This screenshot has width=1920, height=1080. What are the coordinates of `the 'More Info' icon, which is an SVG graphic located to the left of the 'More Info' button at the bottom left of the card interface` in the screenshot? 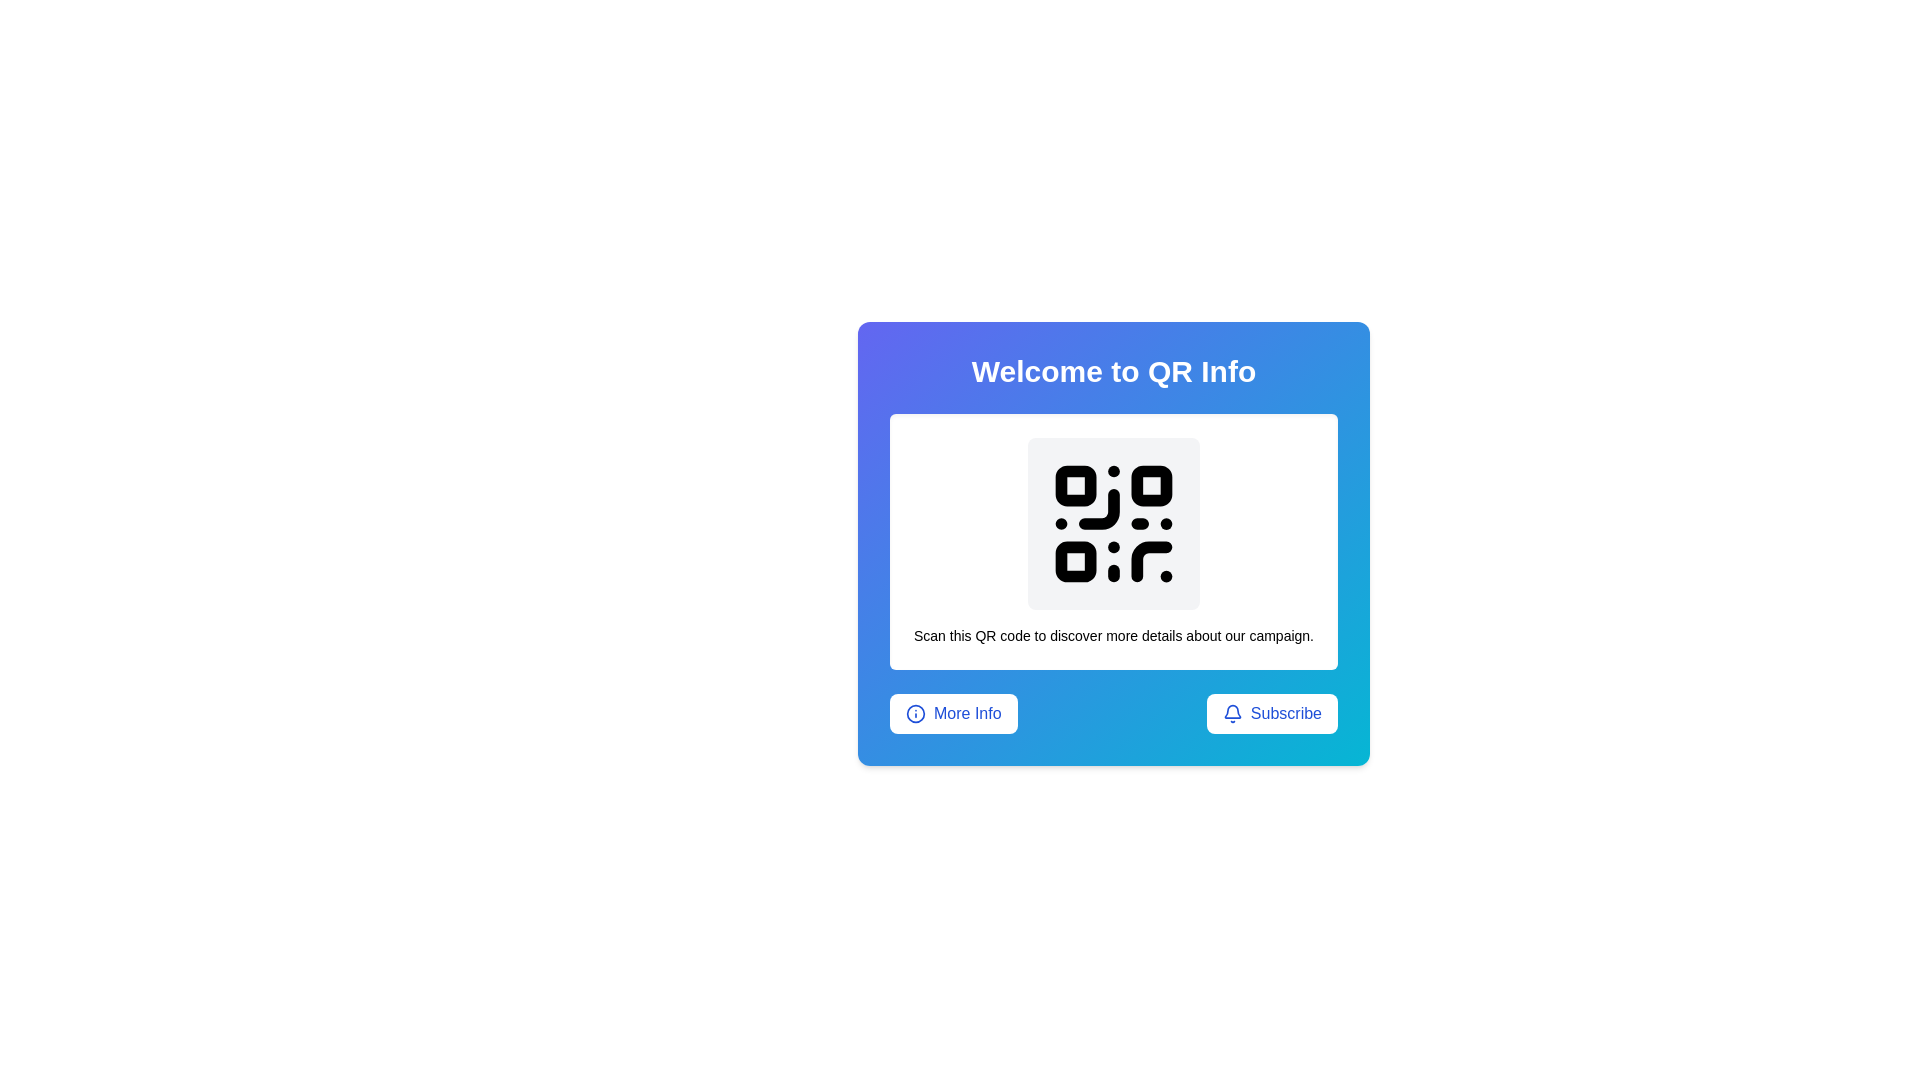 It's located at (915, 712).